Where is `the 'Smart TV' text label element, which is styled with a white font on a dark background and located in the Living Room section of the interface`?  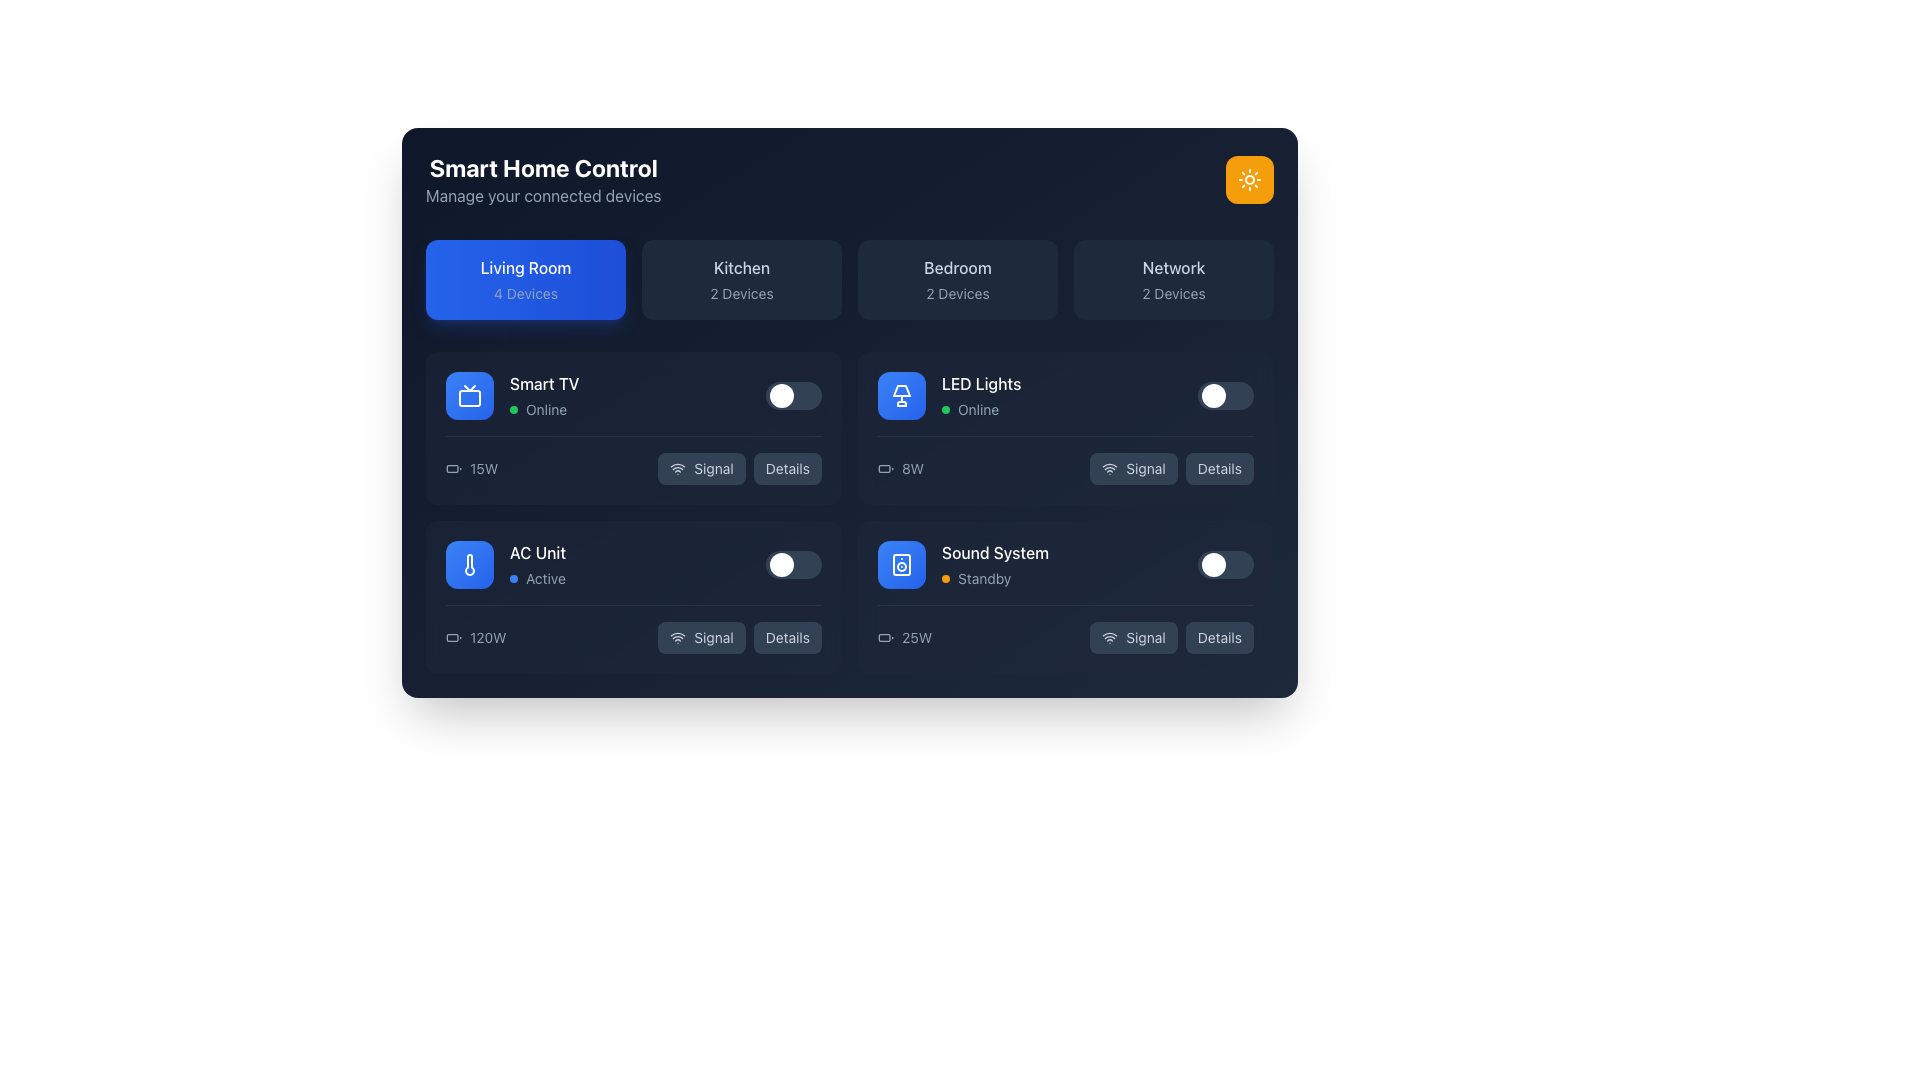 the 'Smart TV' text label element, which is styled with a white font on a dark background and located in the Living Room section of the interface is located at coordinates (544, 384).